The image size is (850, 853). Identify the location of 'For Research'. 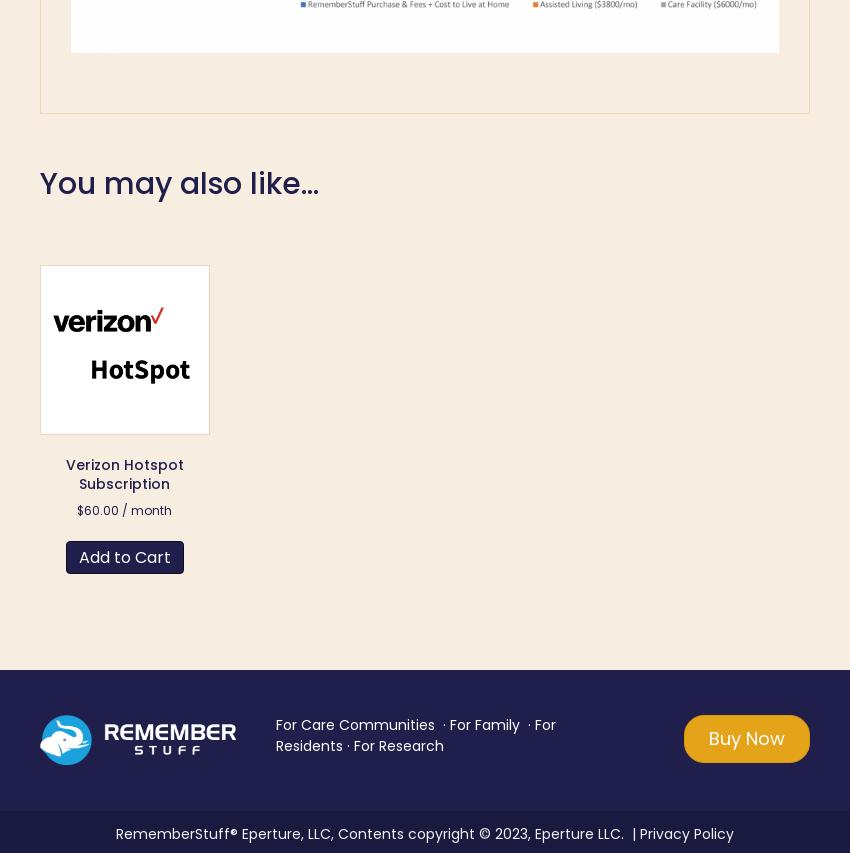
(397, 744).